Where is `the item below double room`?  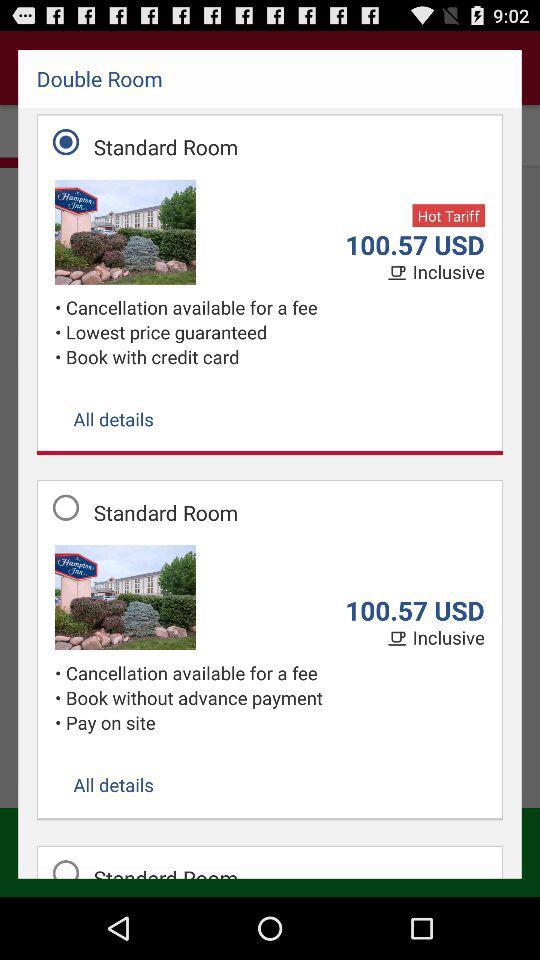 the item below double room is located at coordinates (448, 215).